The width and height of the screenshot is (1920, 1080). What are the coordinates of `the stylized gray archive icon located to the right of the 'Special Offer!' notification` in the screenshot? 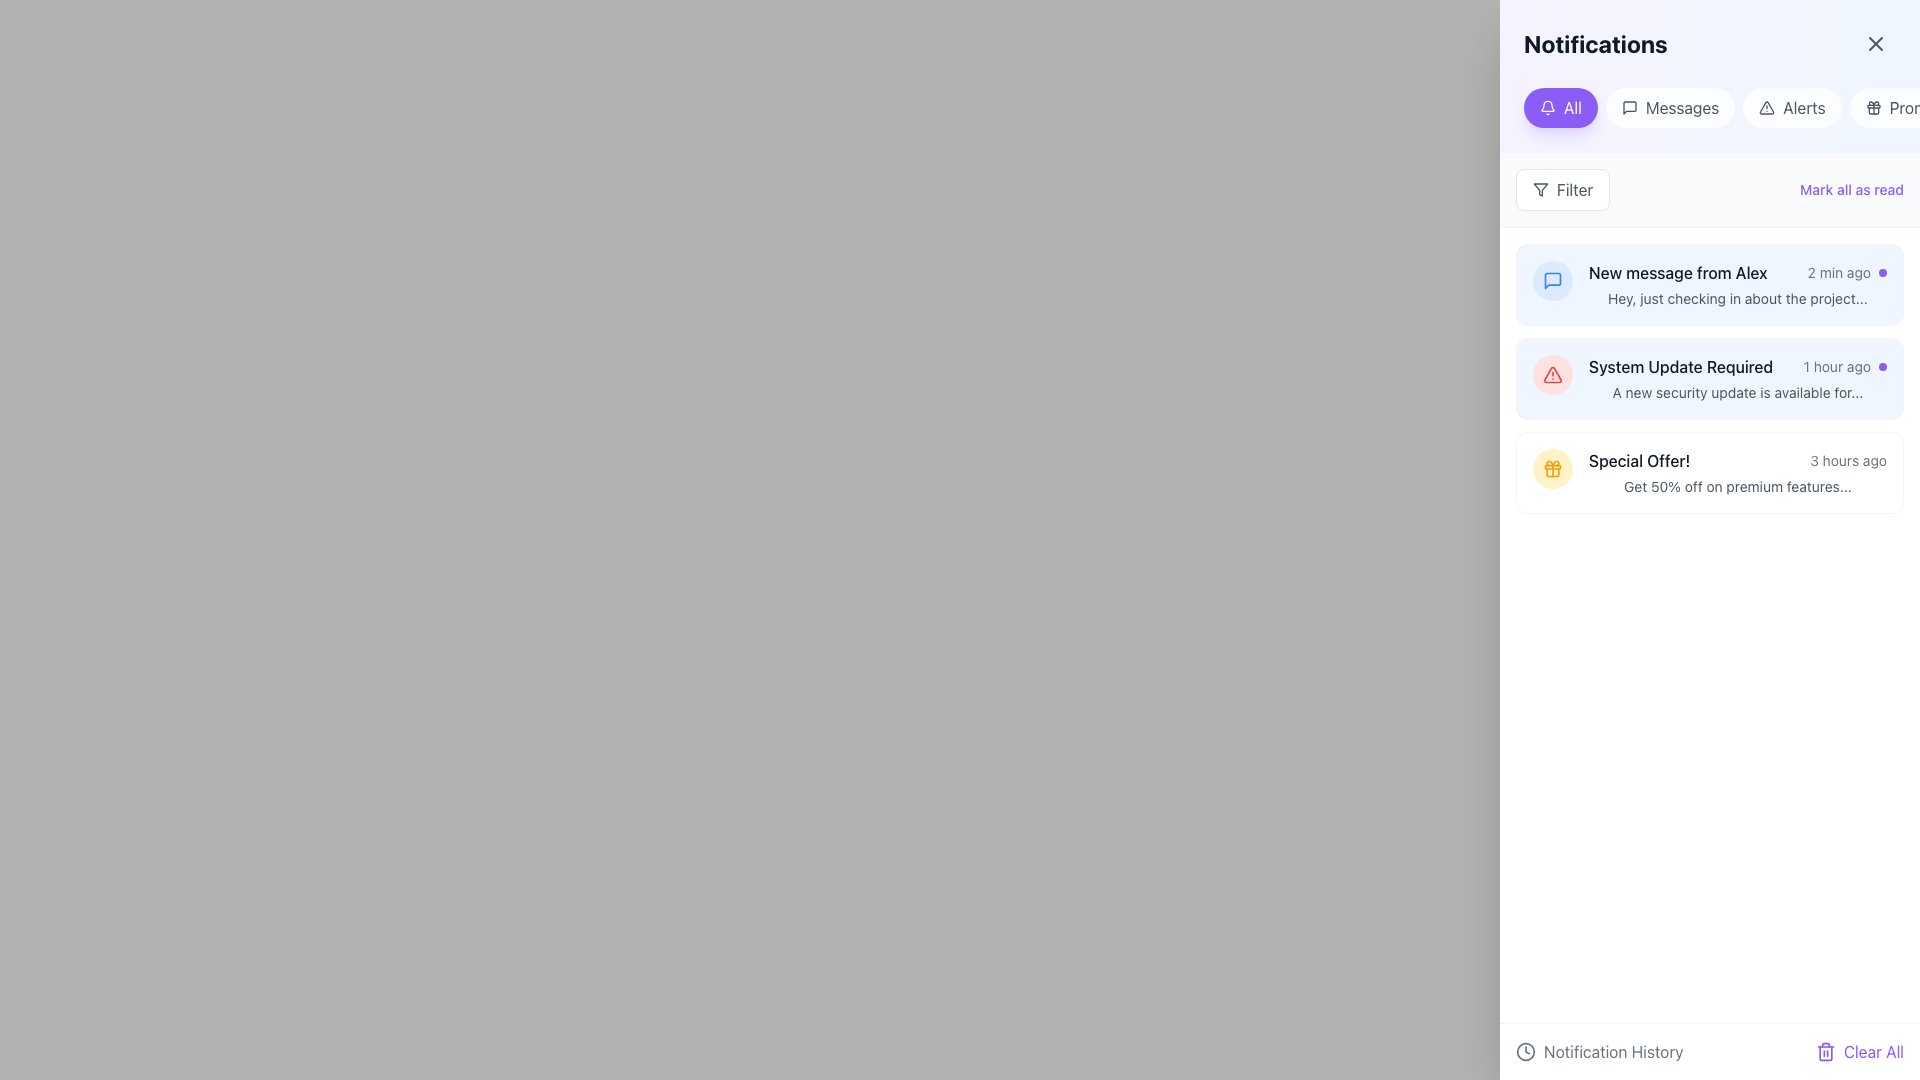 It's located at (1790, 474).